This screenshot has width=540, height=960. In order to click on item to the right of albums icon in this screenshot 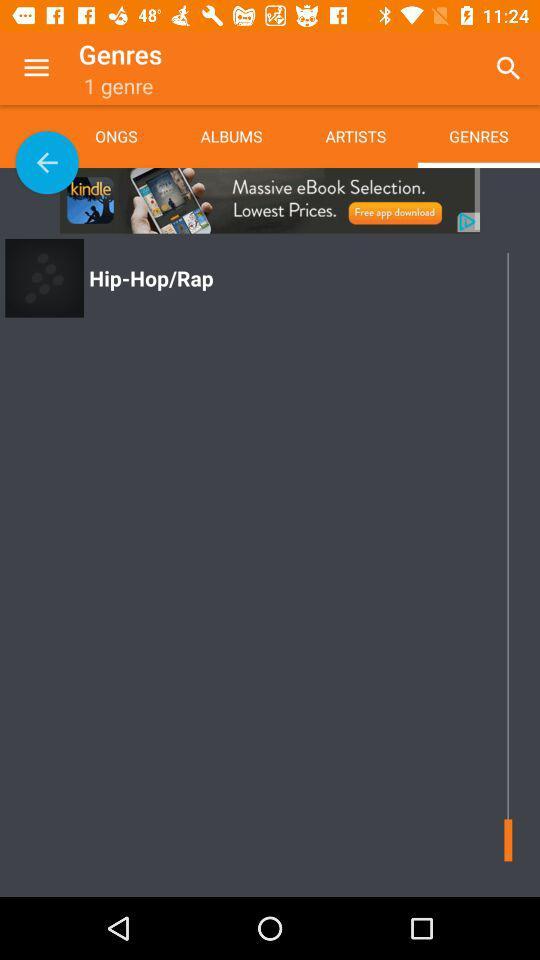, I will do `click(354, 135)`.